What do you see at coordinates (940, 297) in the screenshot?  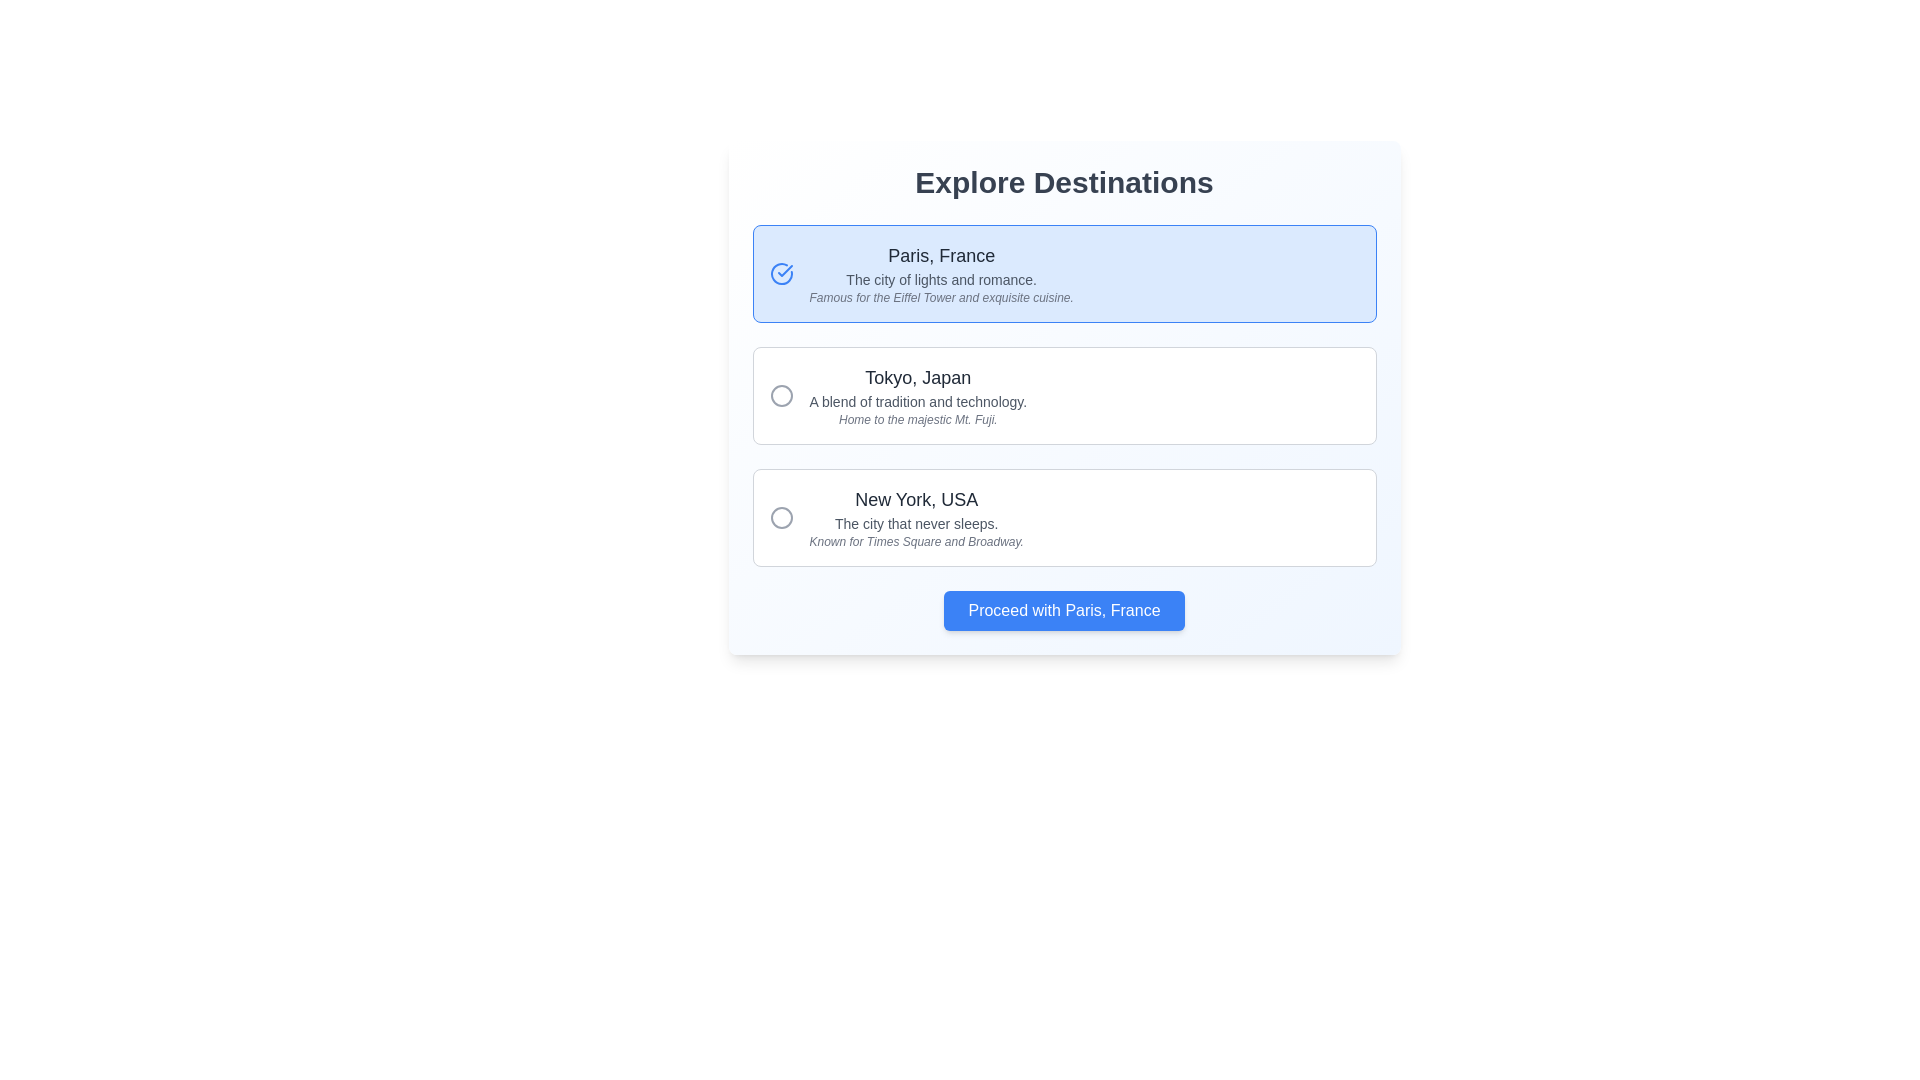 I see `the static text element that contains the phrase 'Famous for the Eiffel Tower and exquisite cuisine.' styled in a small italic font with a gray color, located beneath the description 'The city of lights and romance.' for 'Paris, France'` at bounding box center [940, 297].